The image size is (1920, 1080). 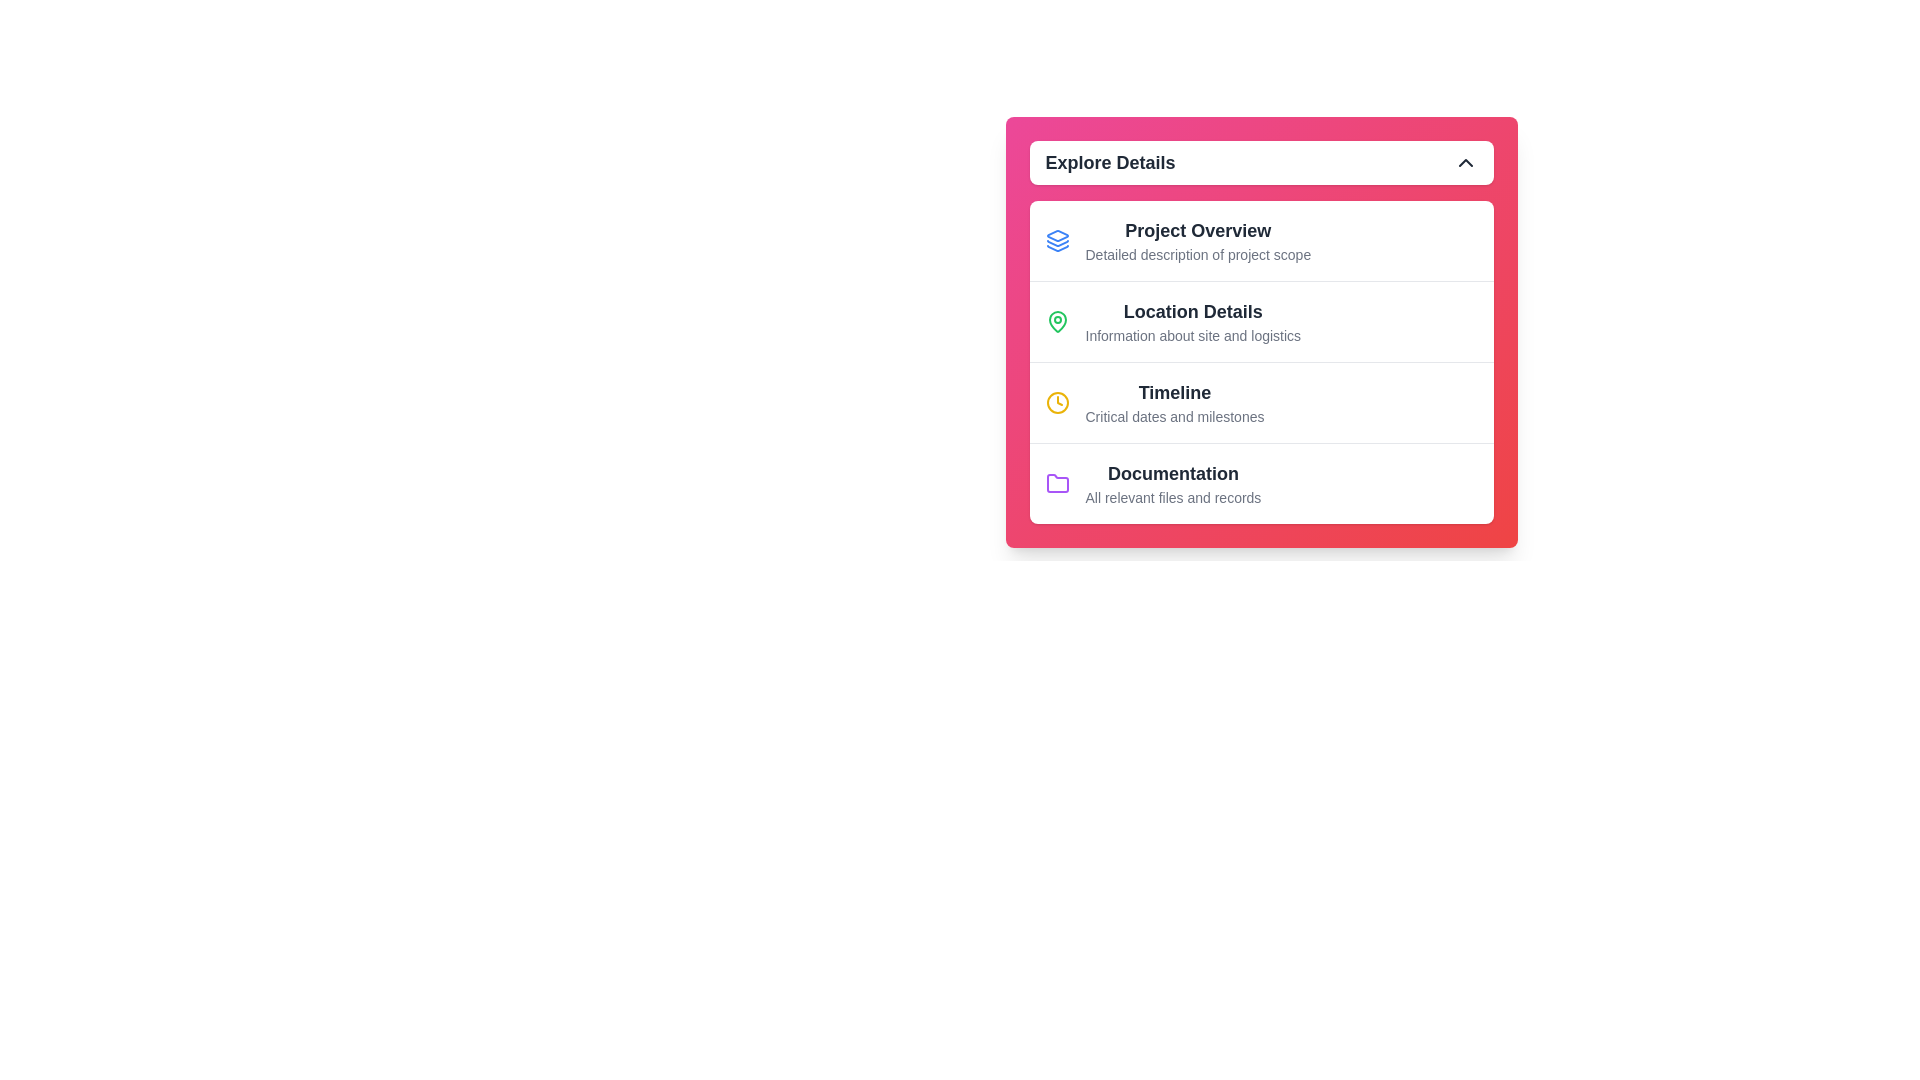 What do you see at coordinates (1056, 239) in the screenshot?
I see `the minimalistic blue outlined SVG icon representing stacked layers, located to the left of the 'Project Overview' text in the first row of the 'Explore Details' list` at bounding box center [1056, 239].